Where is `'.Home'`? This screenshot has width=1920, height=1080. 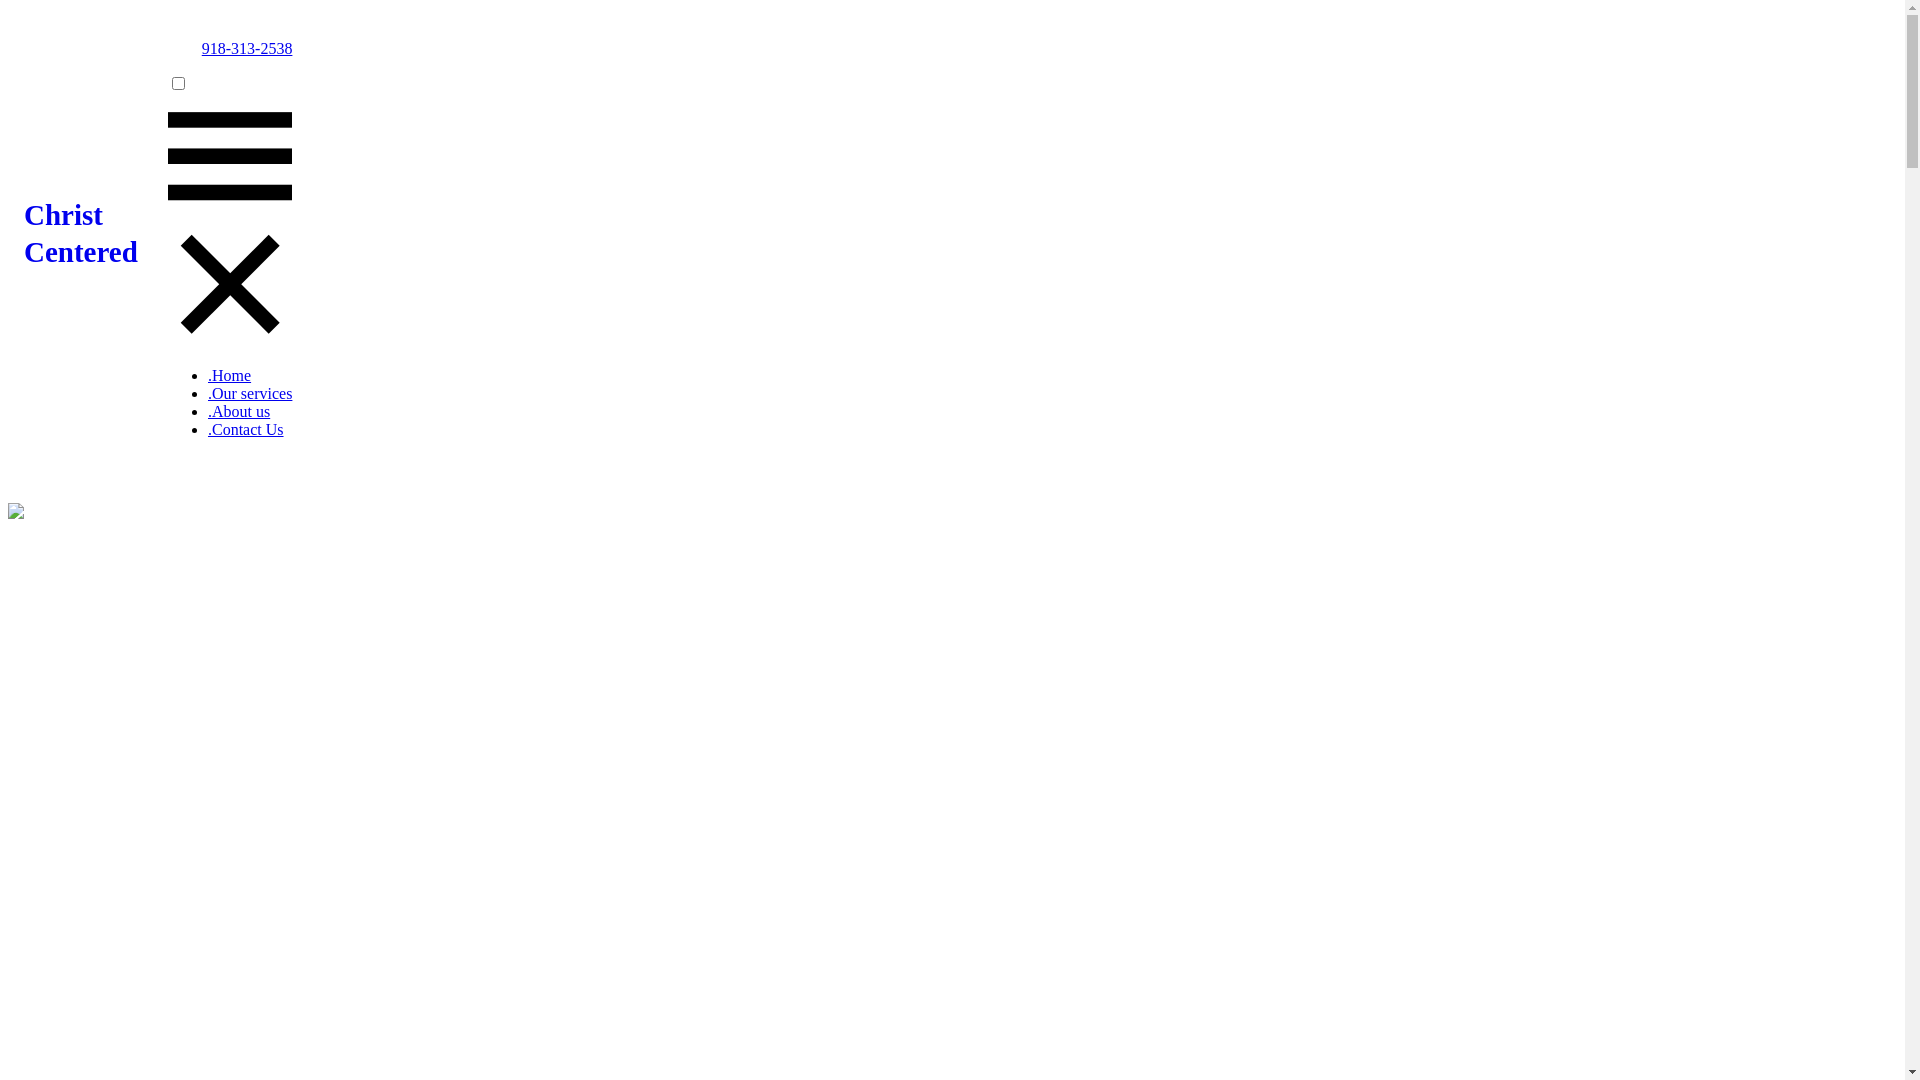 '.Home' is located at coordinates (229, 375).